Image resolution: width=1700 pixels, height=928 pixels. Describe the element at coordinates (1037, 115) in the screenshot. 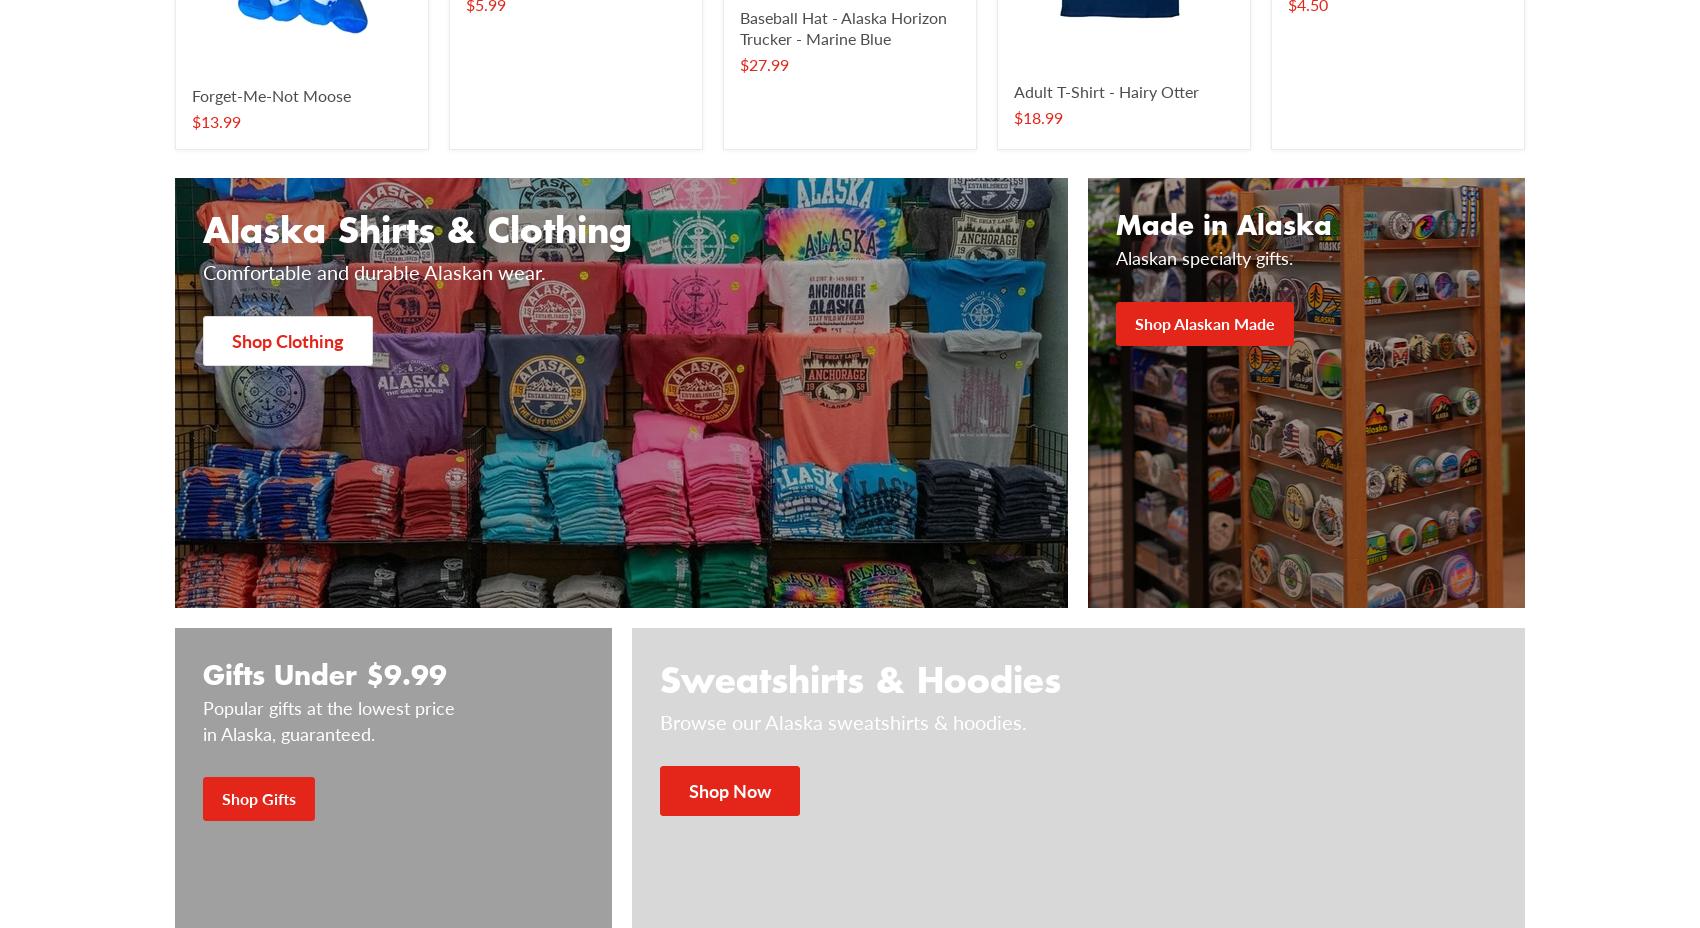

I see `'$18.99'` at that location.